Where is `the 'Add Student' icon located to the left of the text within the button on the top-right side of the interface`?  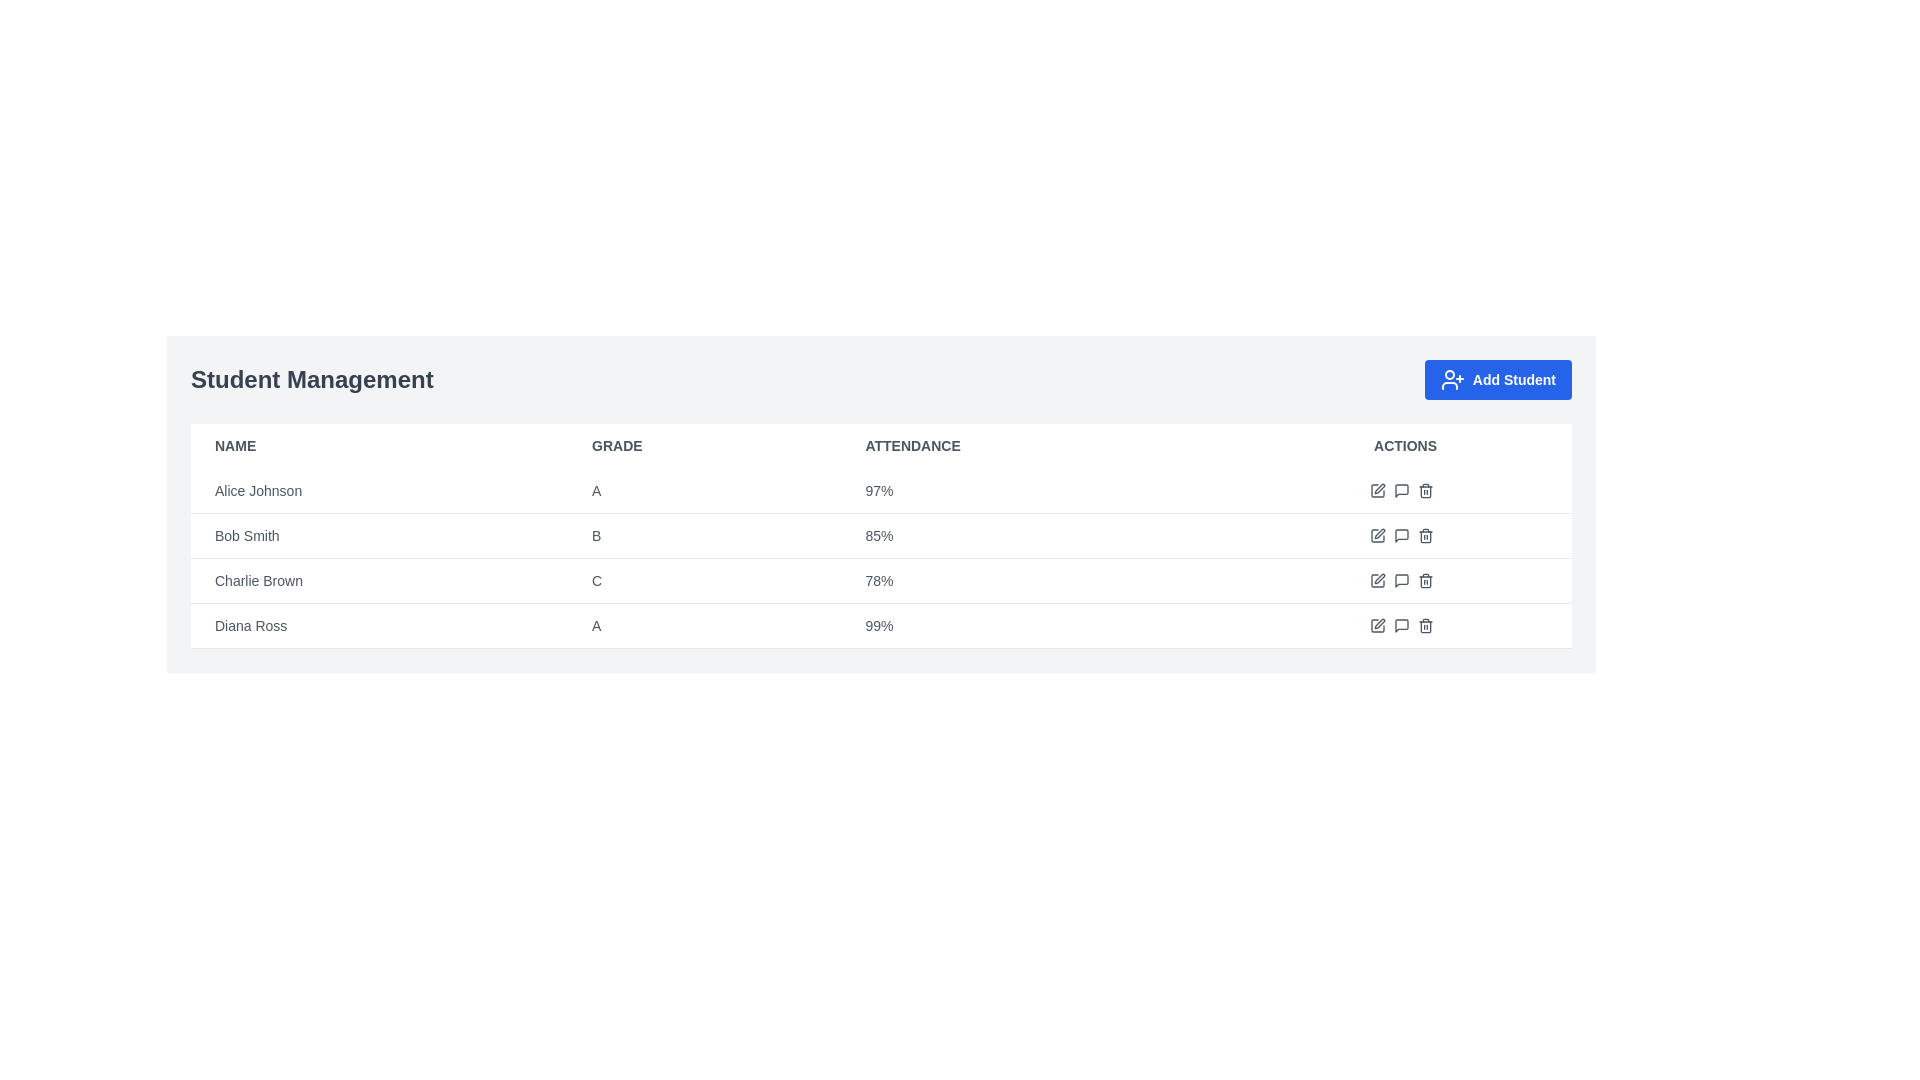
the 'Add Student' icon located to the left of the text within the button on the top-right side of the interface is located at coordinates (1452, 380).